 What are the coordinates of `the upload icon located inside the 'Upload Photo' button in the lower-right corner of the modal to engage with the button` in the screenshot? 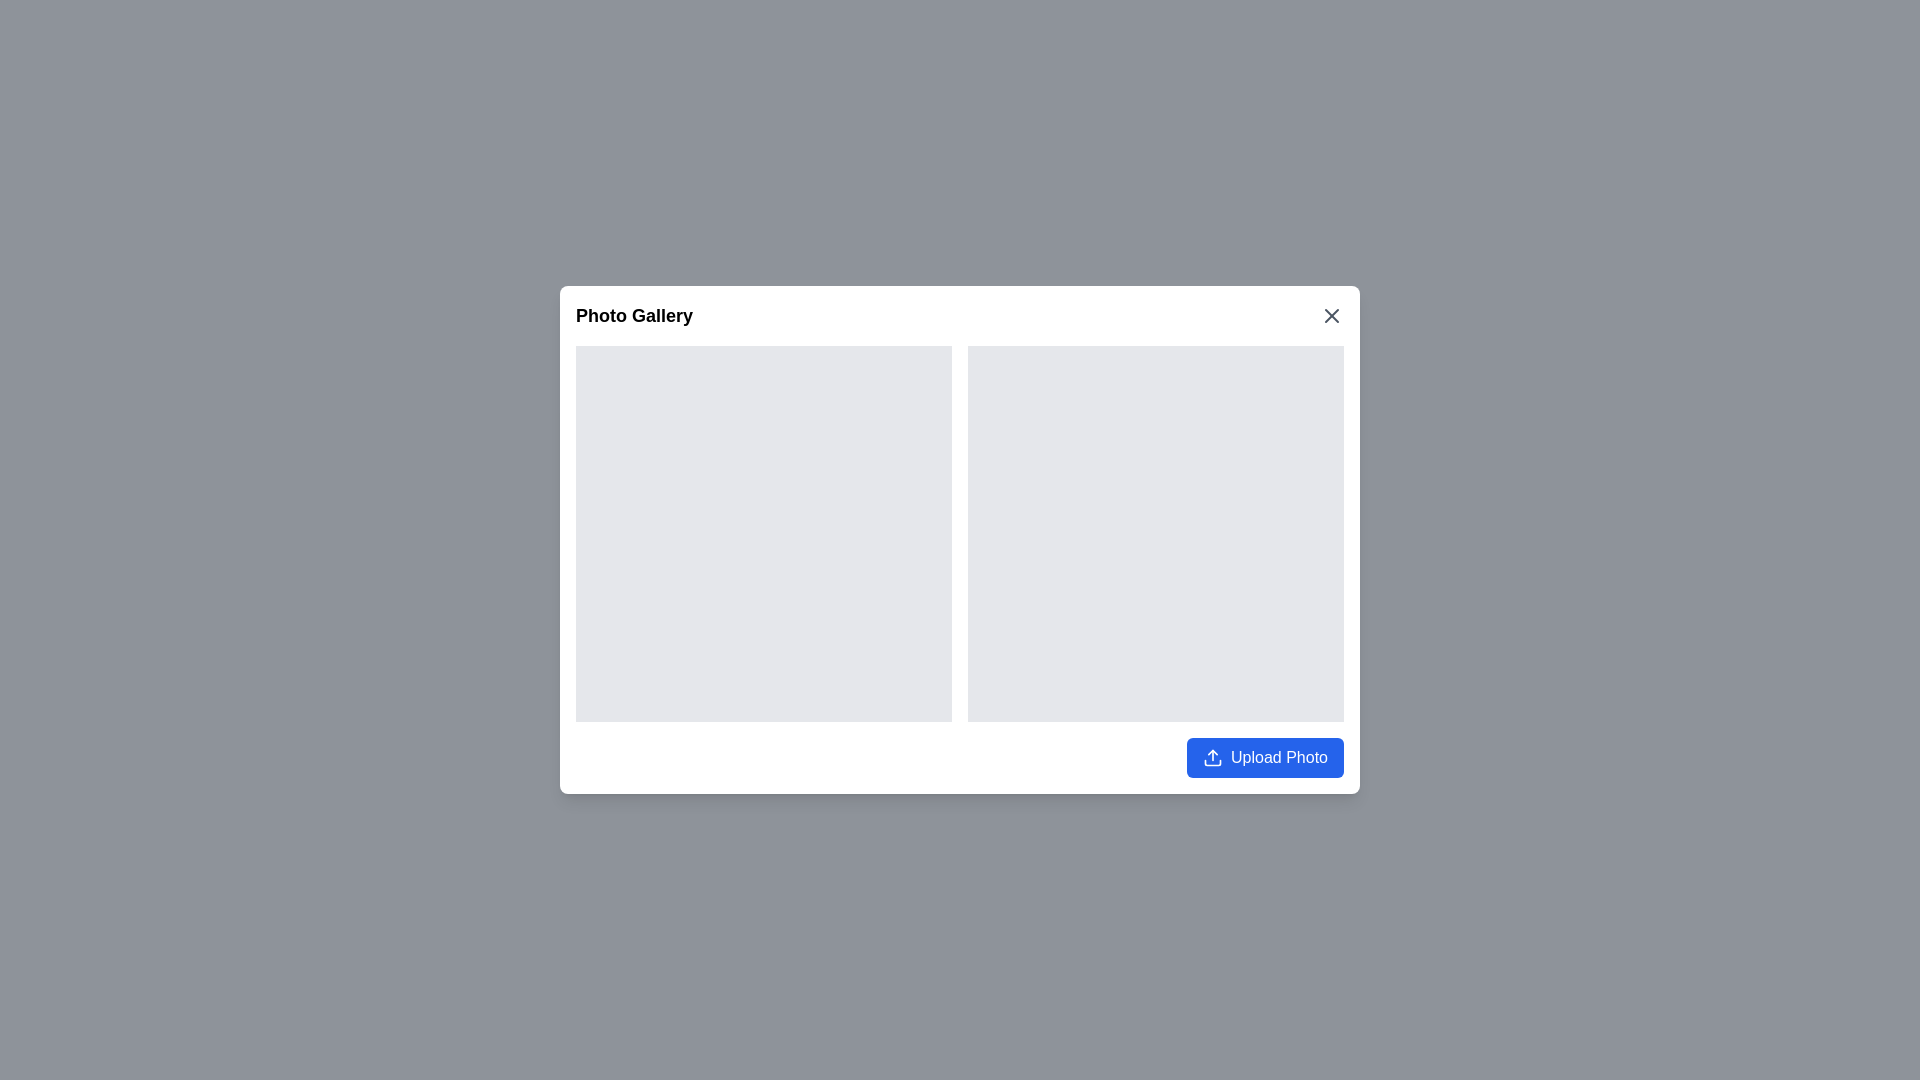 It's located at (1212, 758).